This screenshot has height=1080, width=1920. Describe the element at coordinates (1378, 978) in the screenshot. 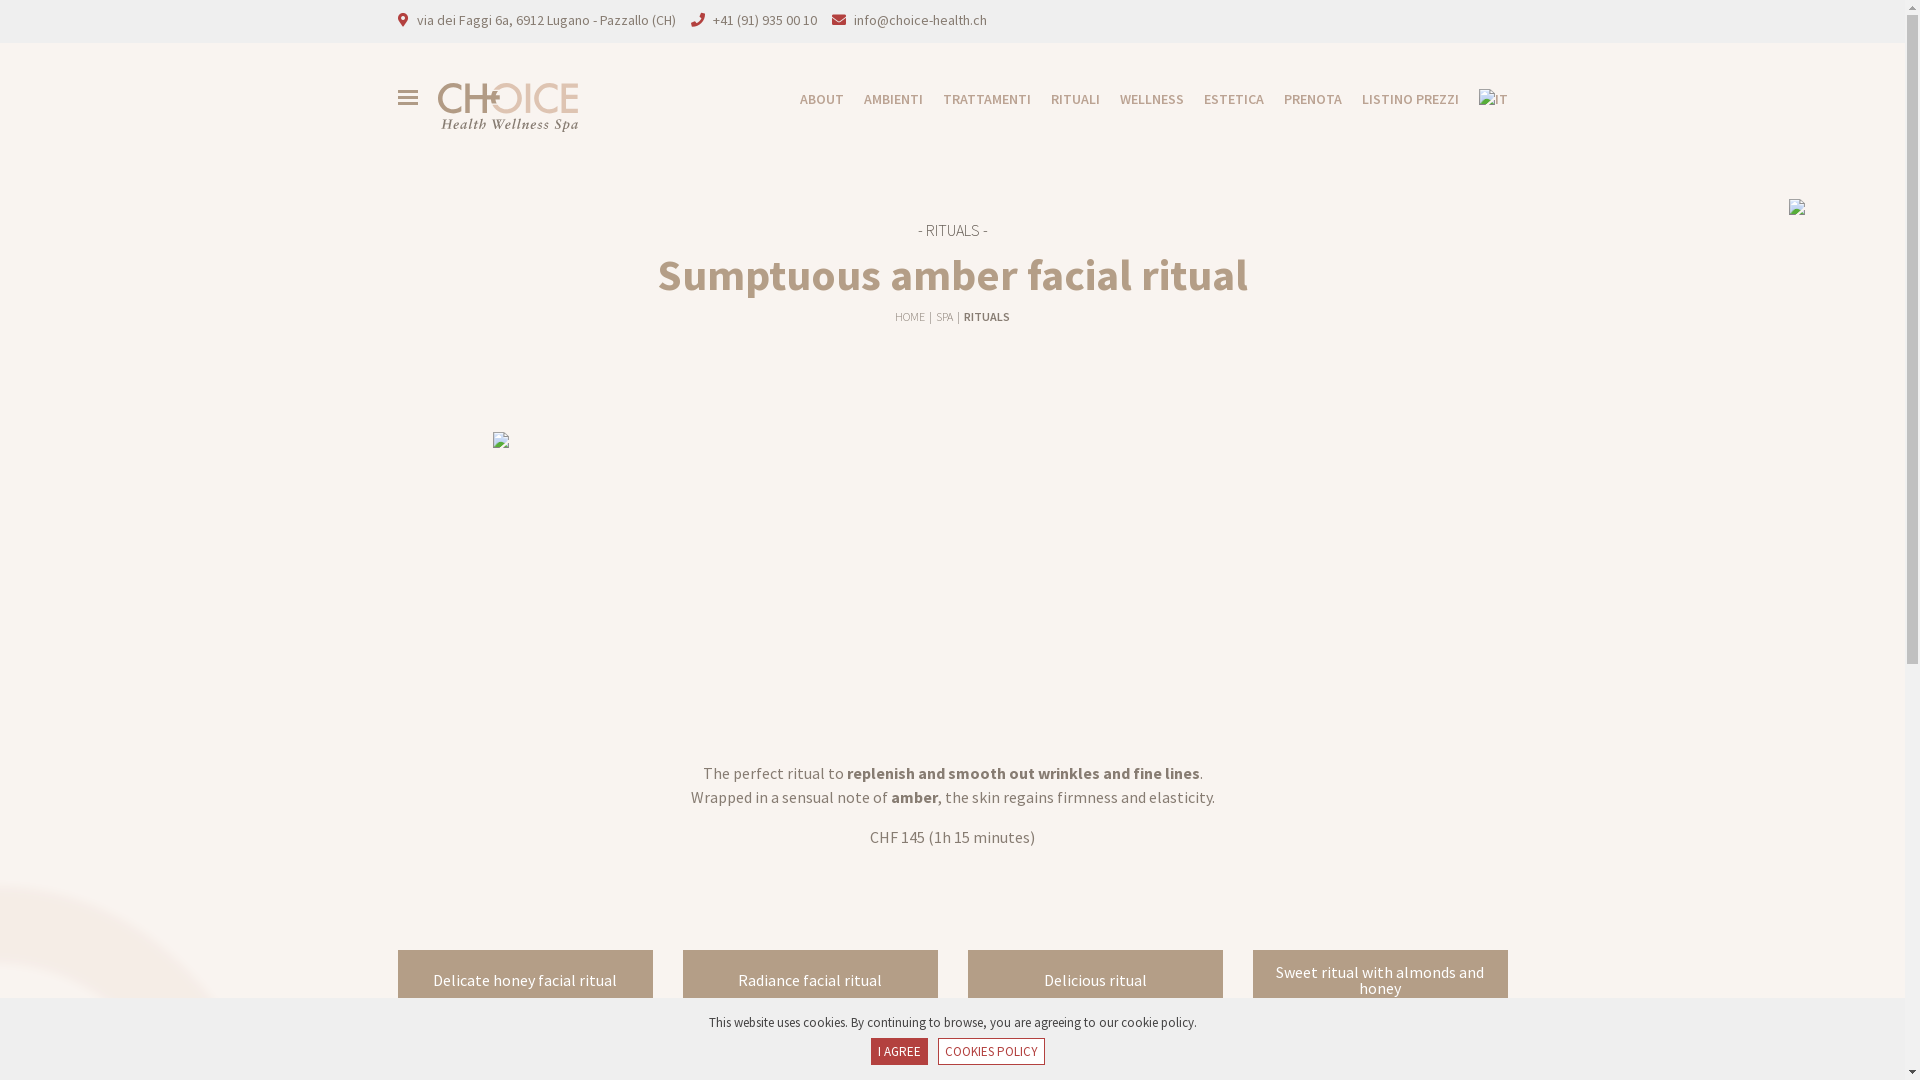

I see `'Sweet ritual with almonds and honey'` at that location.